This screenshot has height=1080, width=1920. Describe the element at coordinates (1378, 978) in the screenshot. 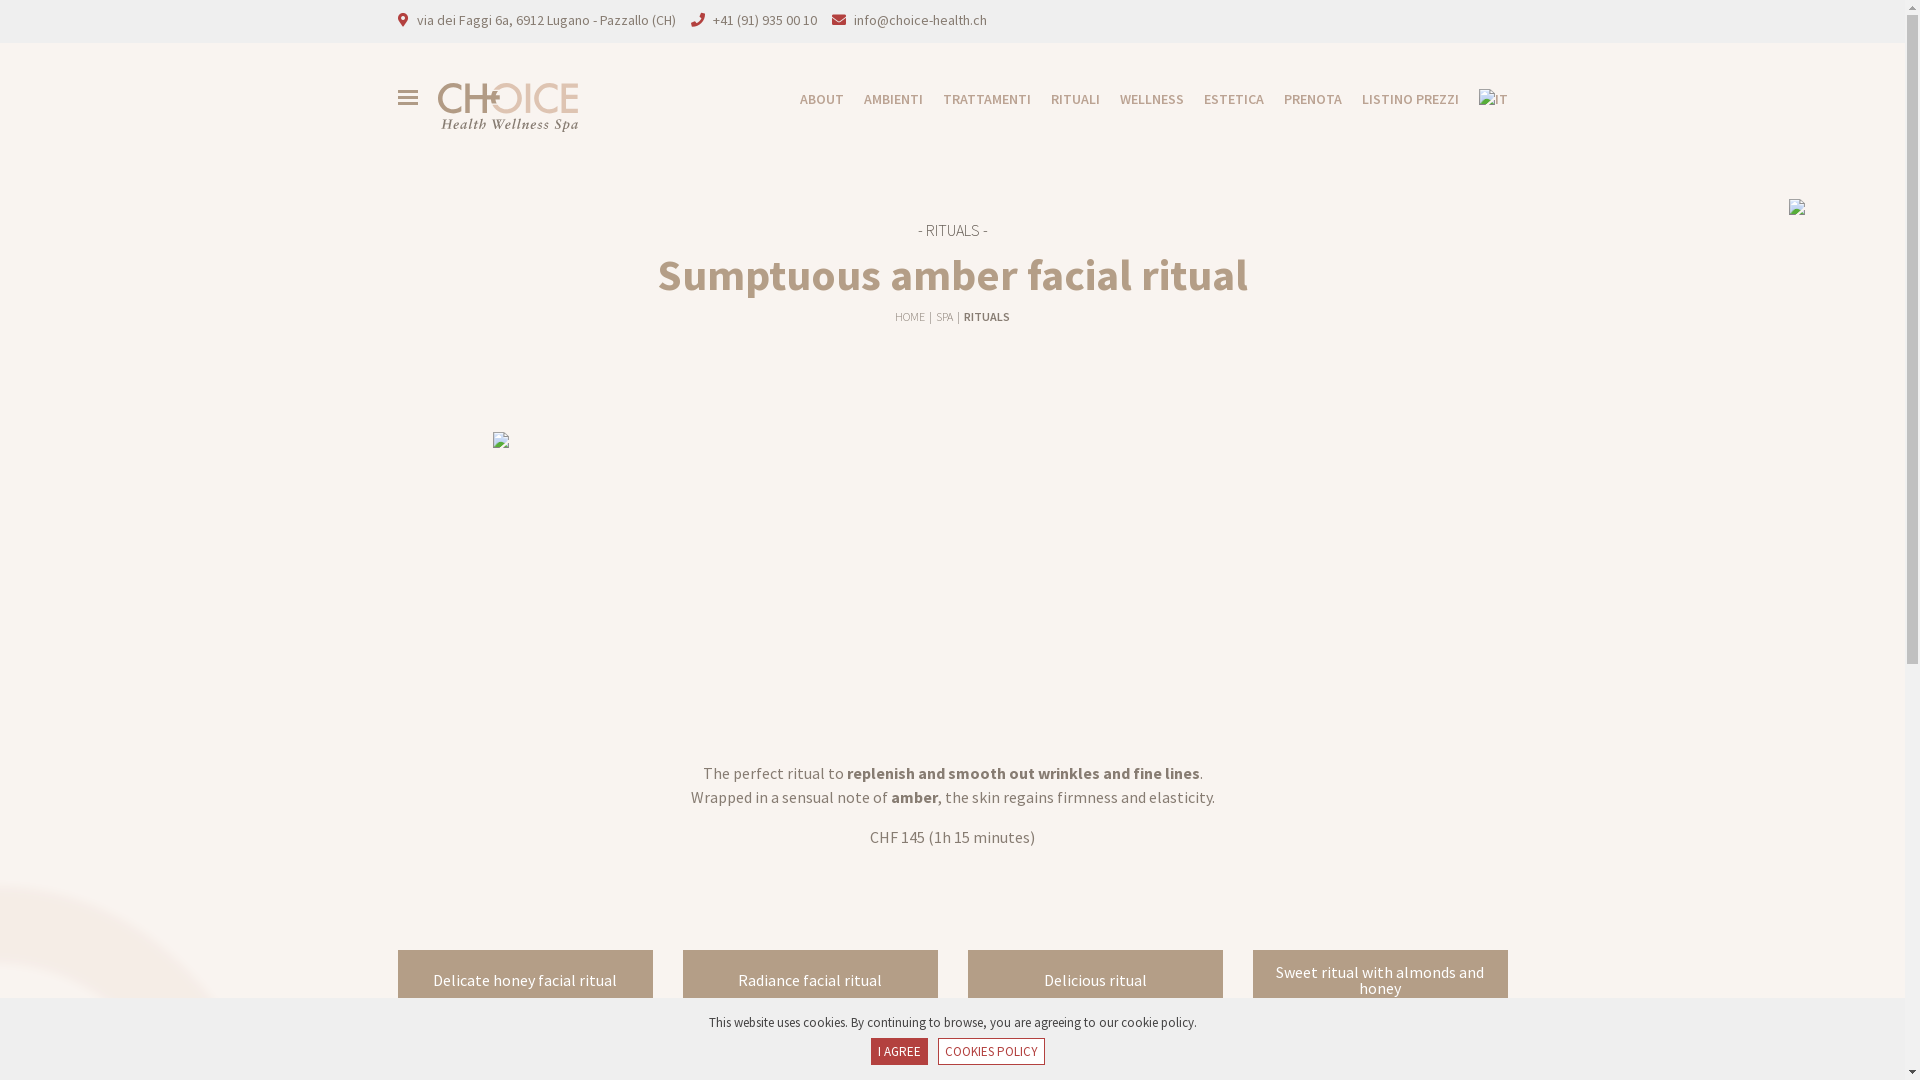

I see `'Sweet ritual with almonds and honey'` at that location.